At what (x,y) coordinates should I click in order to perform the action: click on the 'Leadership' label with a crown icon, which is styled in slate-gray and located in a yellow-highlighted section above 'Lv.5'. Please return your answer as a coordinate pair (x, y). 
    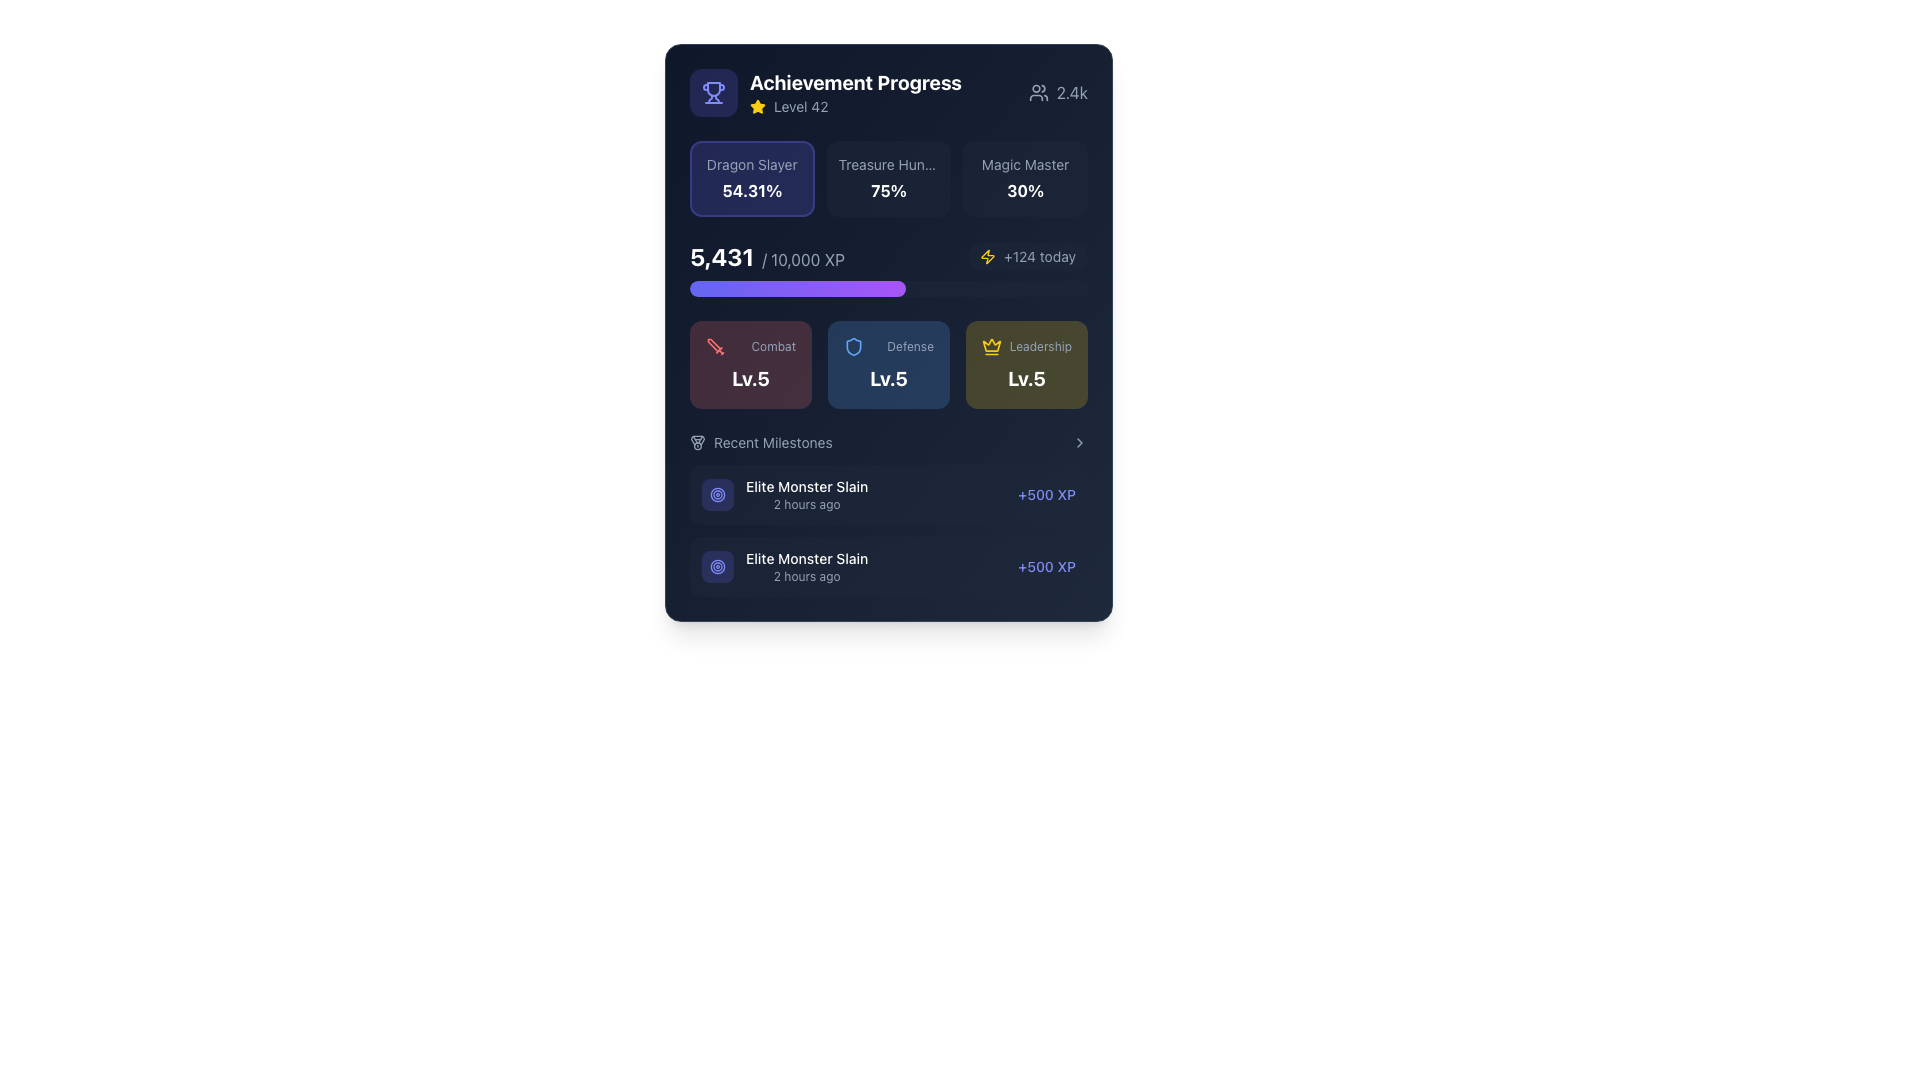
    Looking at the image, I should click on (1027, 346).